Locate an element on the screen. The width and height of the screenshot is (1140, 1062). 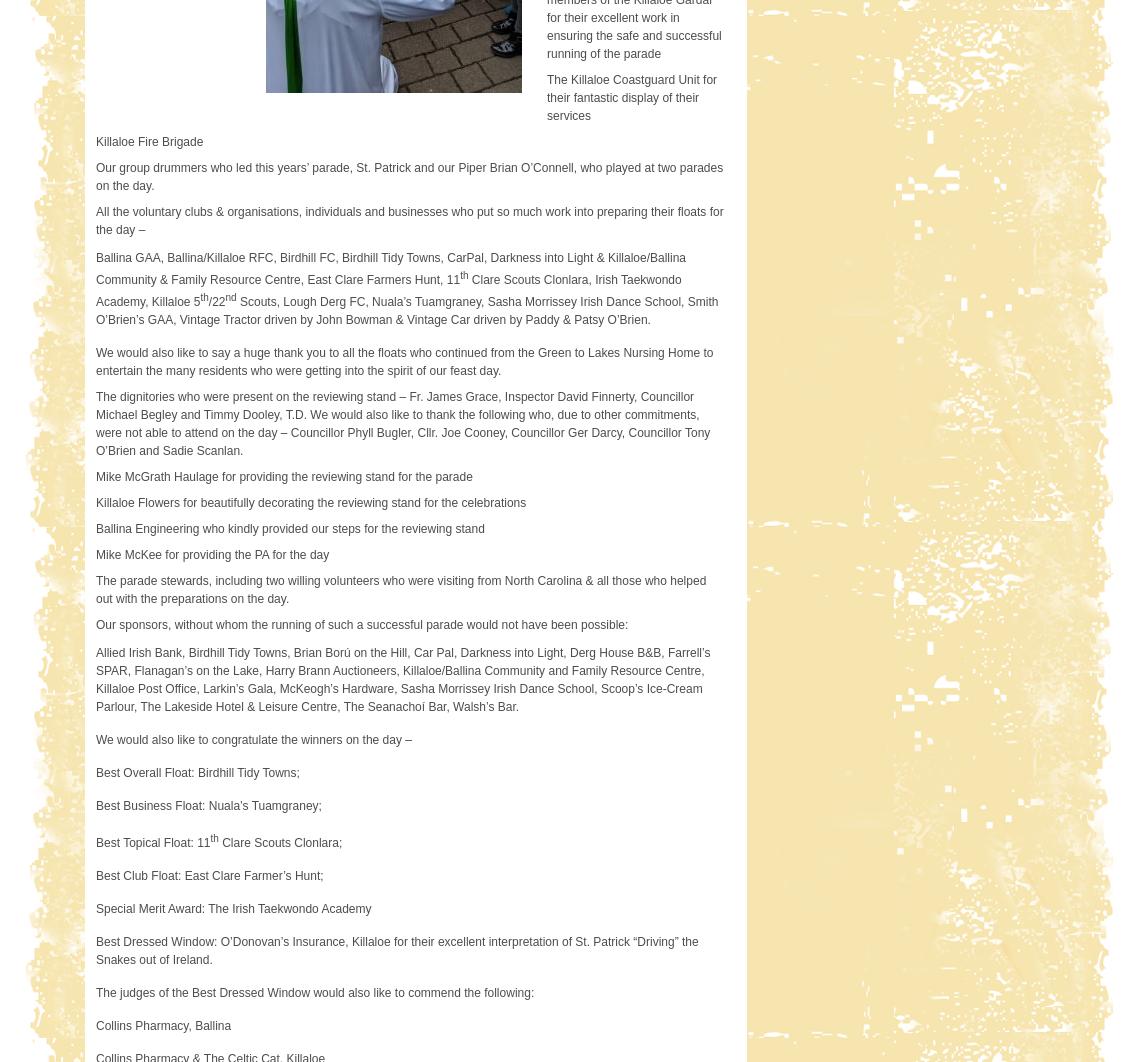
'Scouts, Lough Derg FC, Nuala’s Tuamgraney, Sasha Morrissey Irish Dance School, Smith O’Brien’s GAA, Vintage Tractor driven by John Bowman & Vintage Car driven by Paddy & Patsy O’Brien.' is located at coordinates (94, 308).